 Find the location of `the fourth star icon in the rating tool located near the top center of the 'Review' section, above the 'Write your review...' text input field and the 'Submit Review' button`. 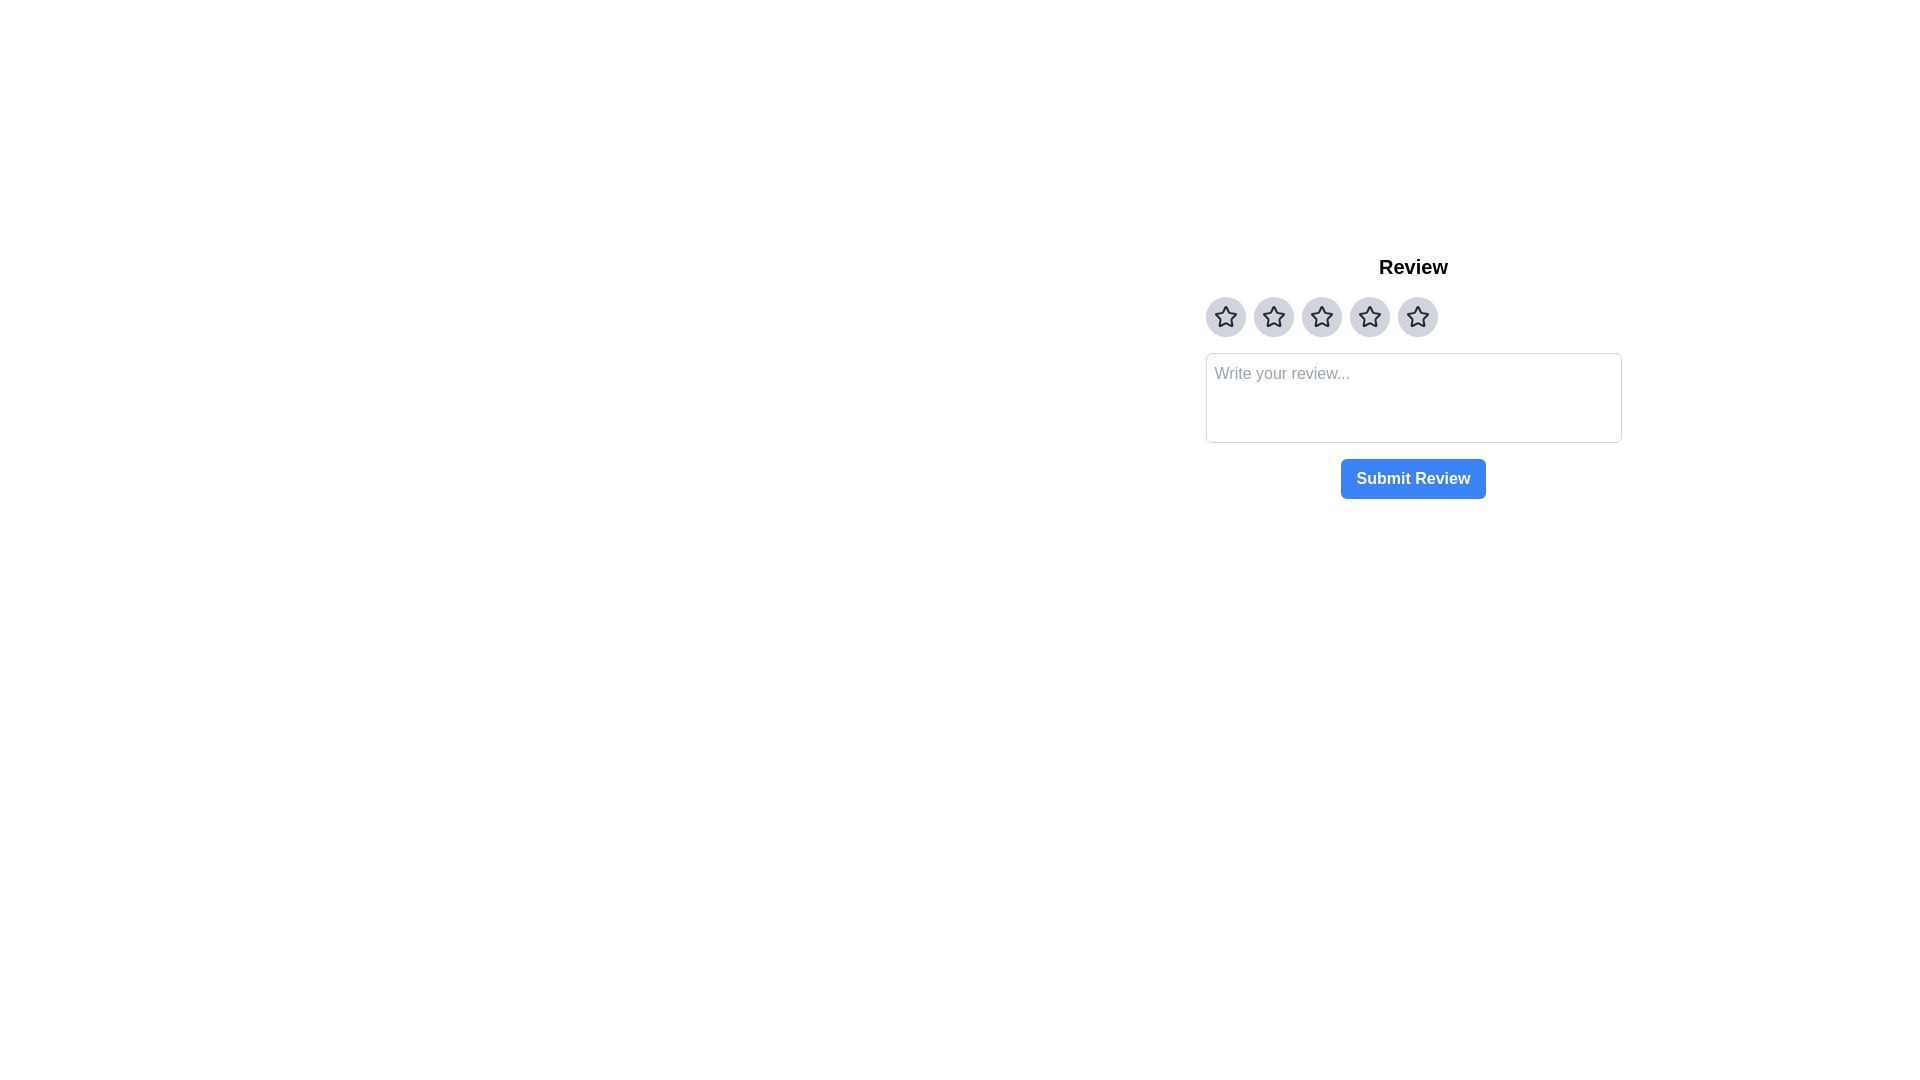

the fourth star icon in the rating tool located near the top center of the 'Review' section, above the 'Write your review...' text input field and the 'Submit Review' button is located at coordinates (1368, 315).